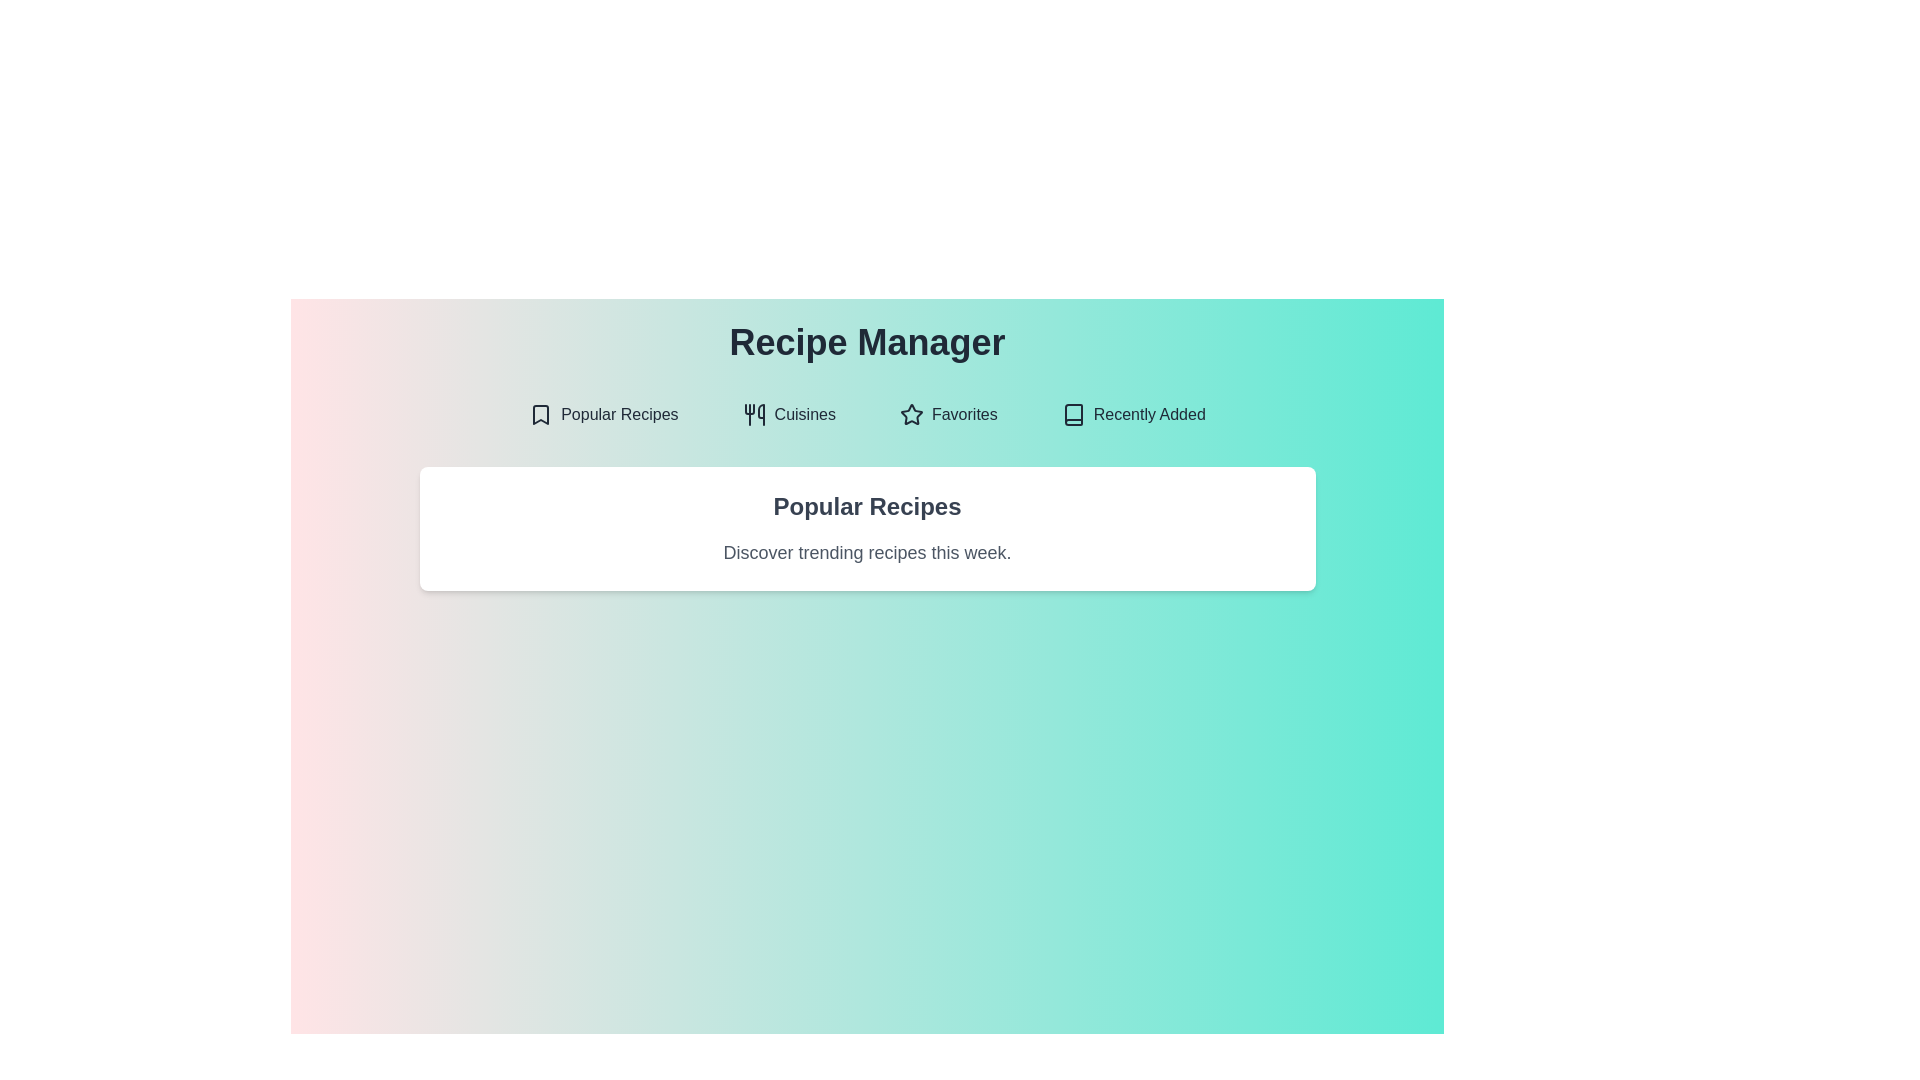 The image size is (1920, 1080). What do you see at coordinates (788, 414) in the screenshot?
I see `the Cuisines tab` at bounding box center [788, 414].